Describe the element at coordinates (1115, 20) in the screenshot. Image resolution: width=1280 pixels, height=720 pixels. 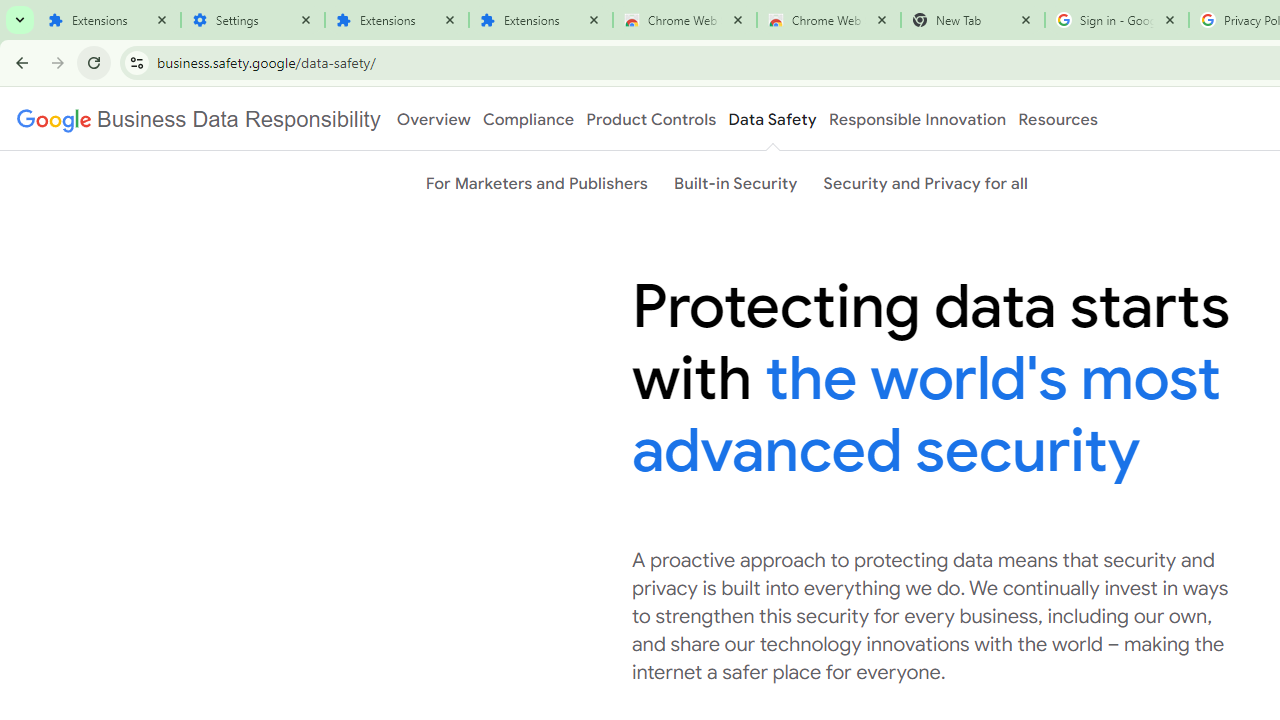
I see `'Sign in - Google Accounts'` at that location.